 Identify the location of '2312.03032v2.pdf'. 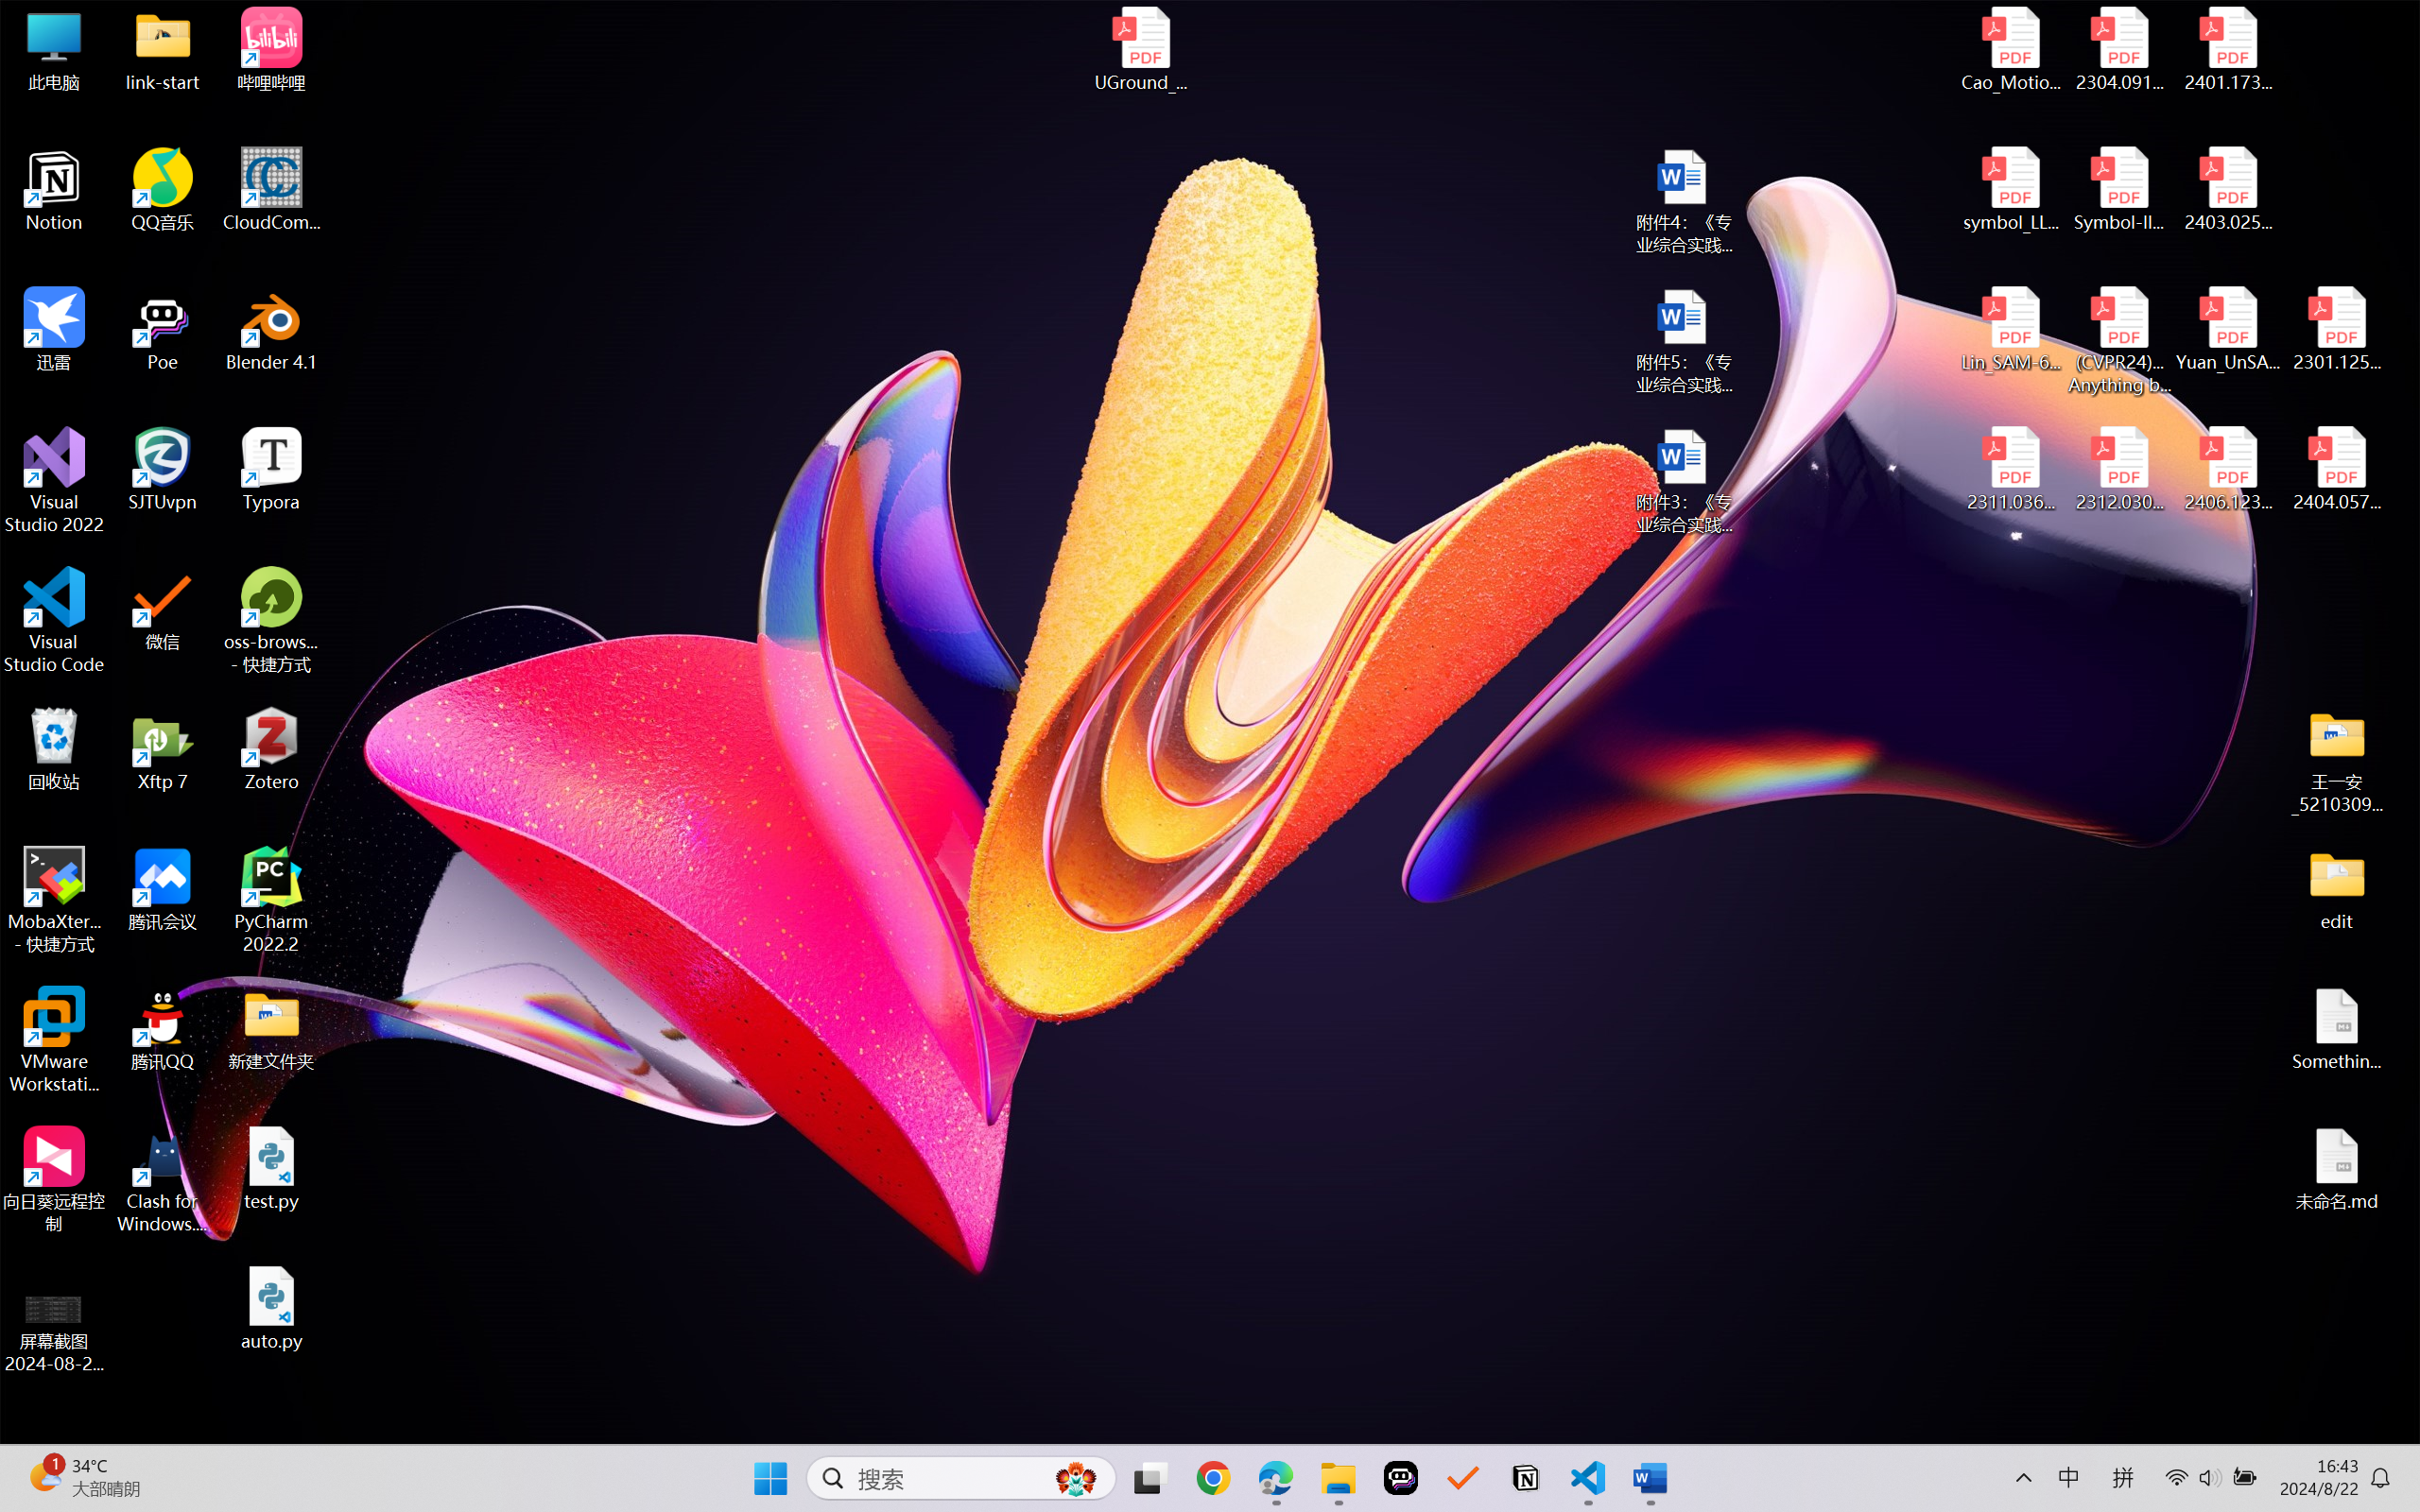
(2118, 469).